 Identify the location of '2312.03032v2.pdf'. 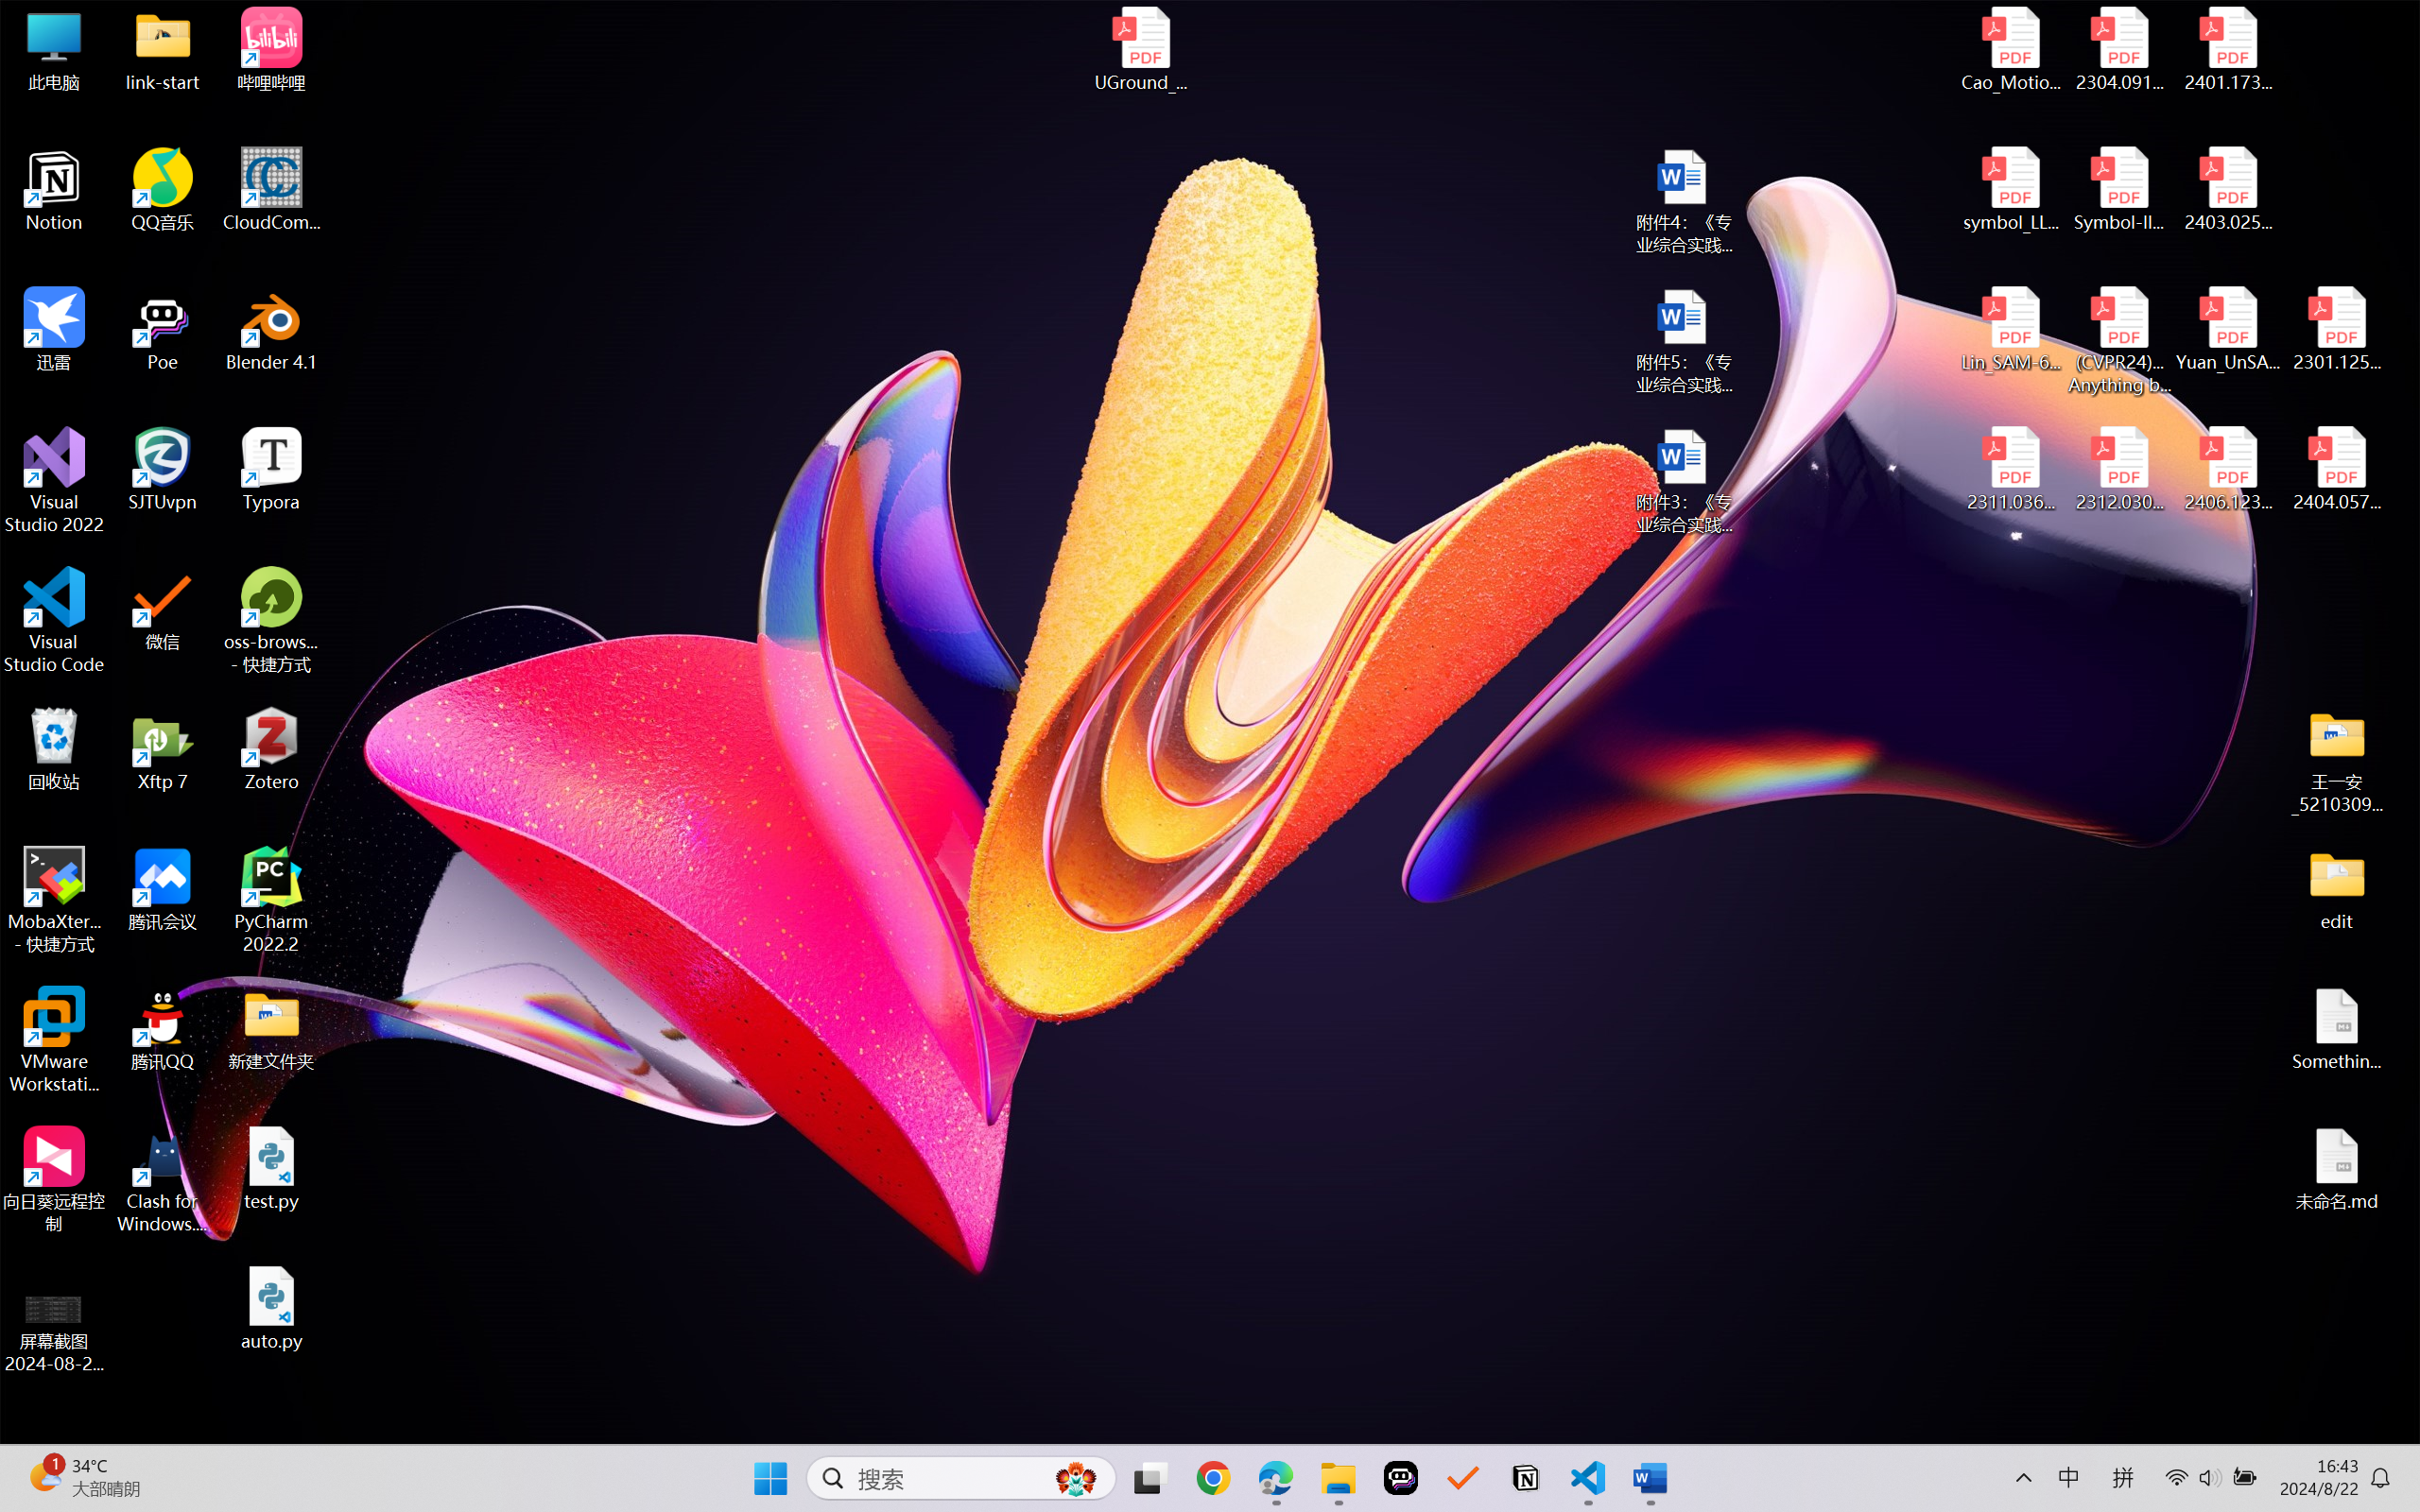
(2118, 469).